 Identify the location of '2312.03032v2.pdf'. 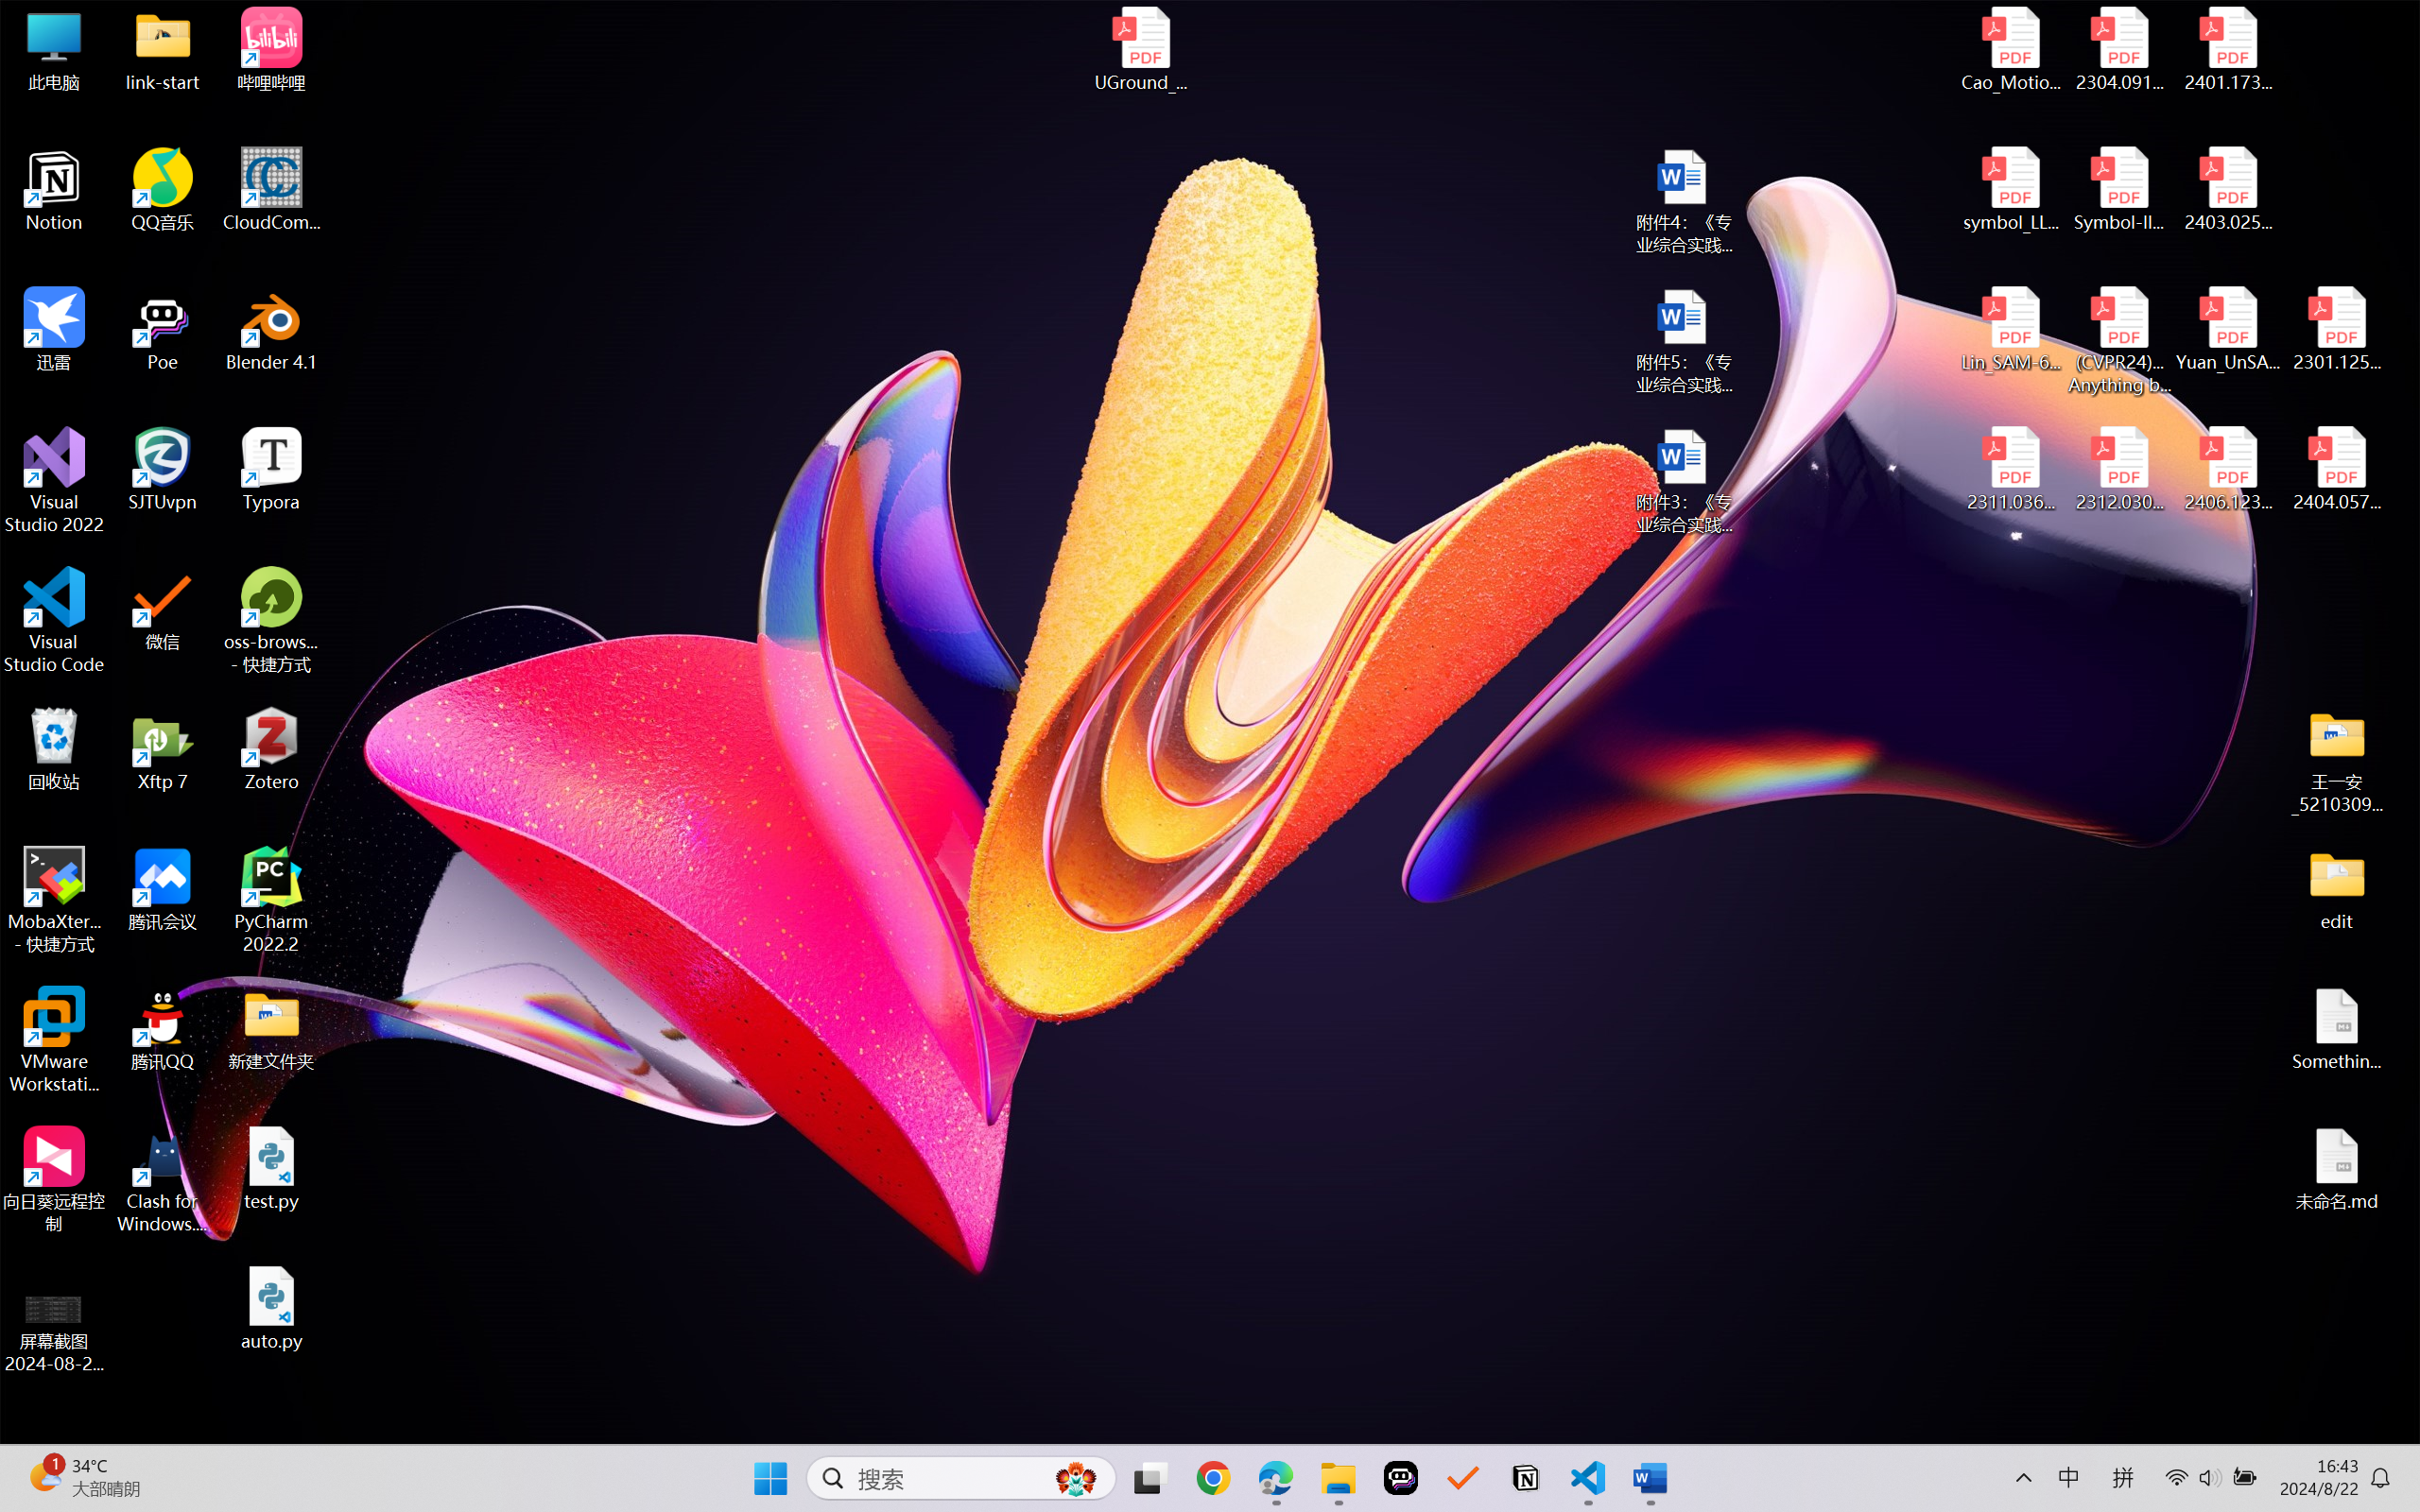
(2118, 469).